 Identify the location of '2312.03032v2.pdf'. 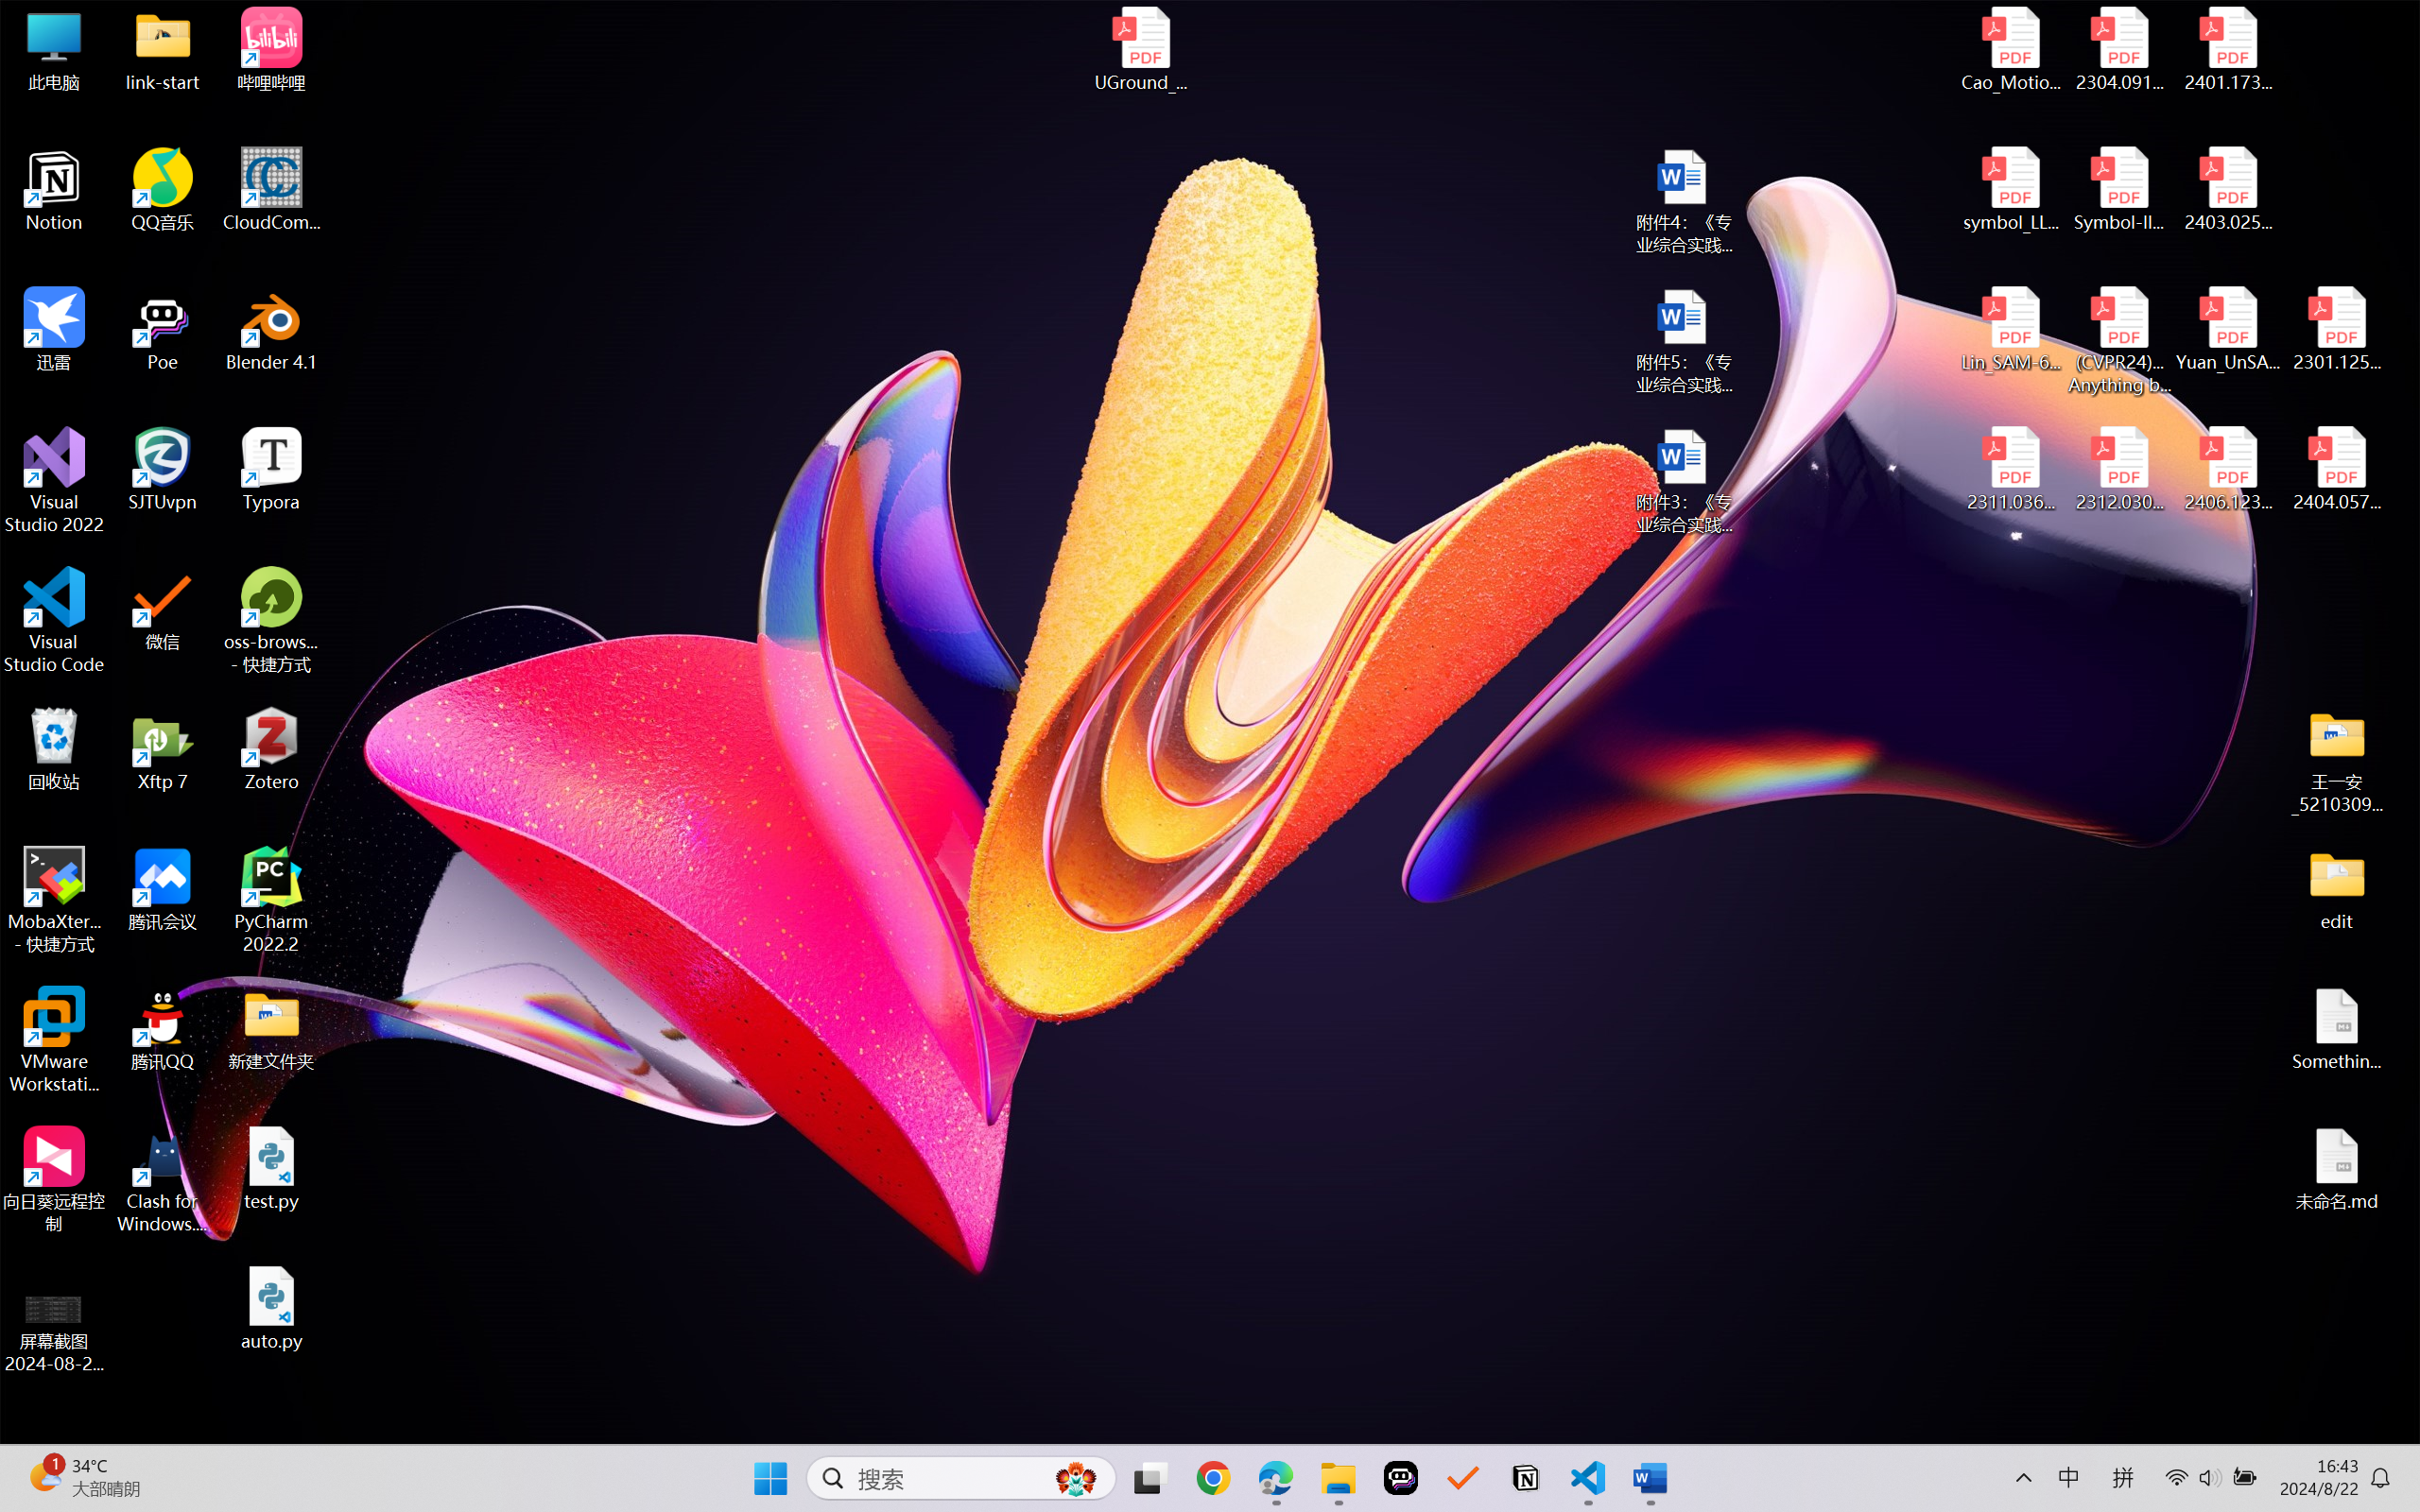
(2118, 469).